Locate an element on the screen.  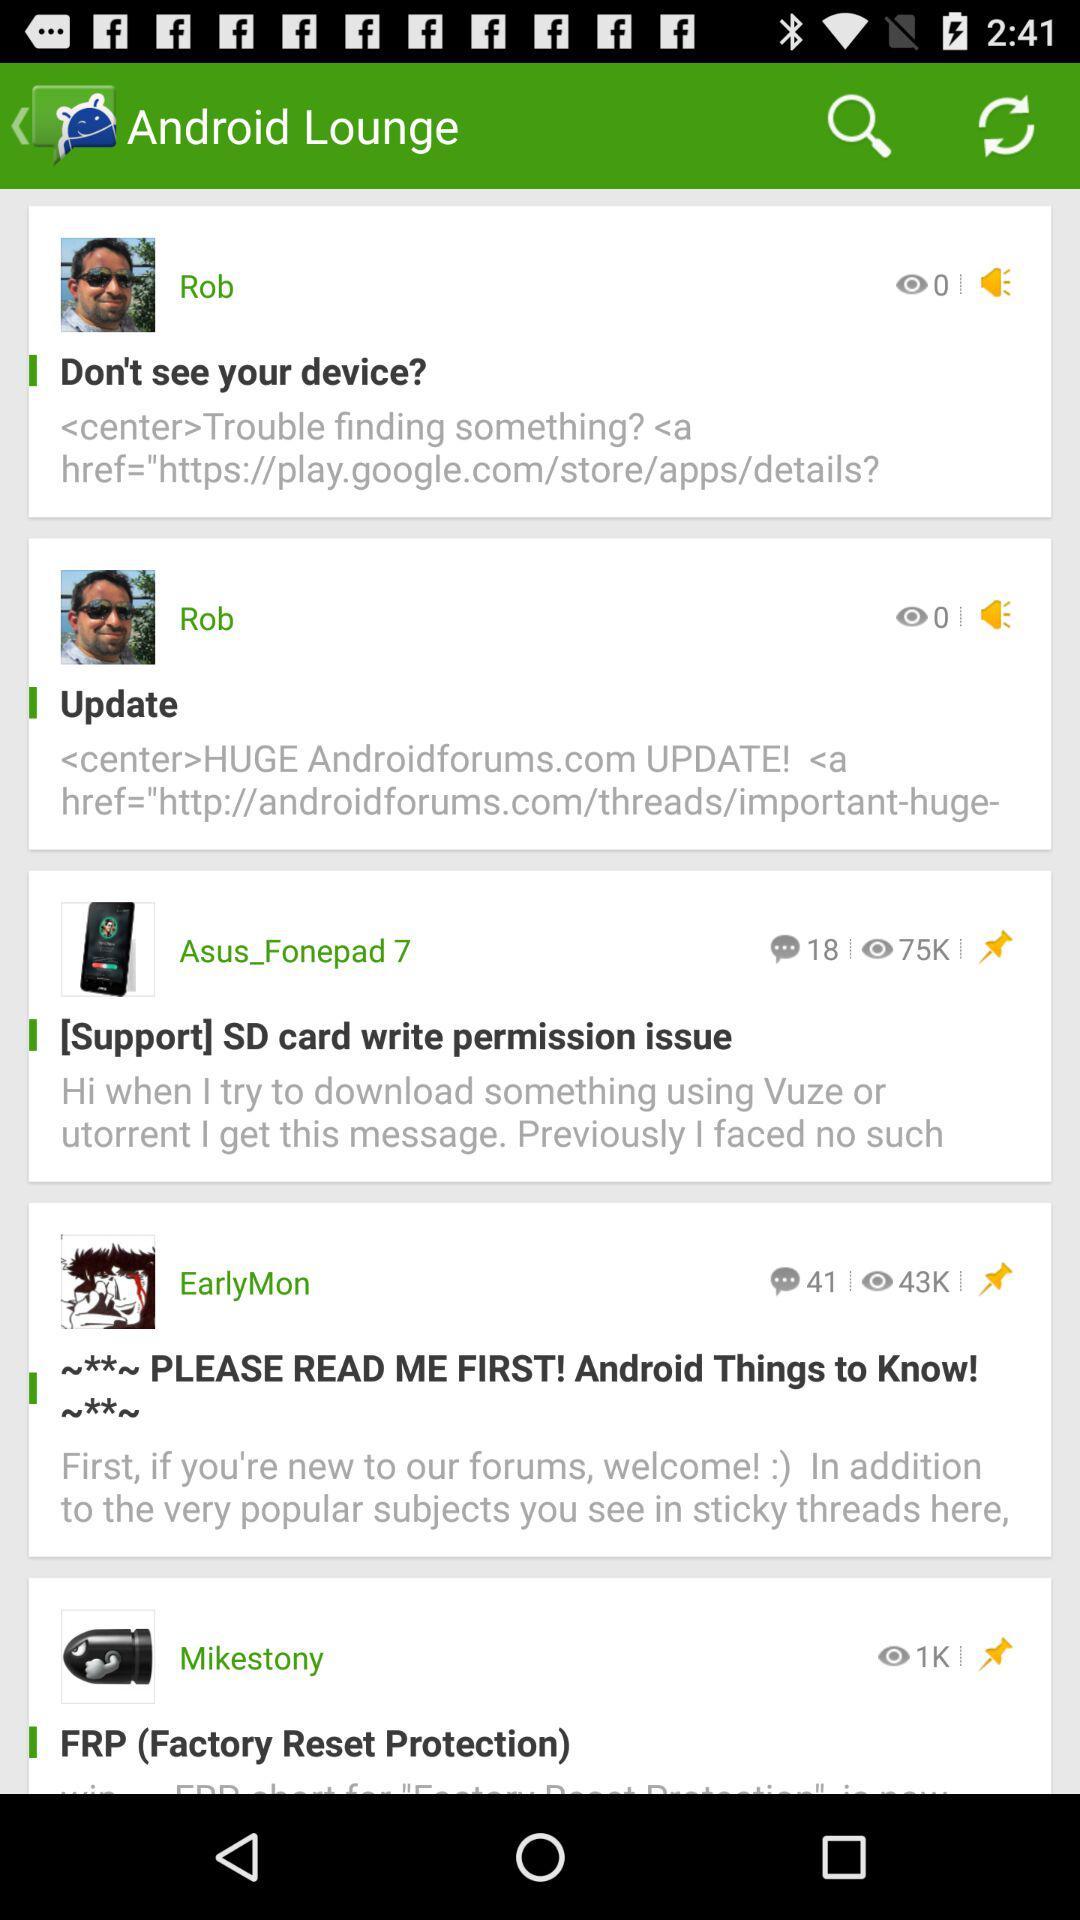
the item below the first if you icon is located at coordinates (527, 1657).